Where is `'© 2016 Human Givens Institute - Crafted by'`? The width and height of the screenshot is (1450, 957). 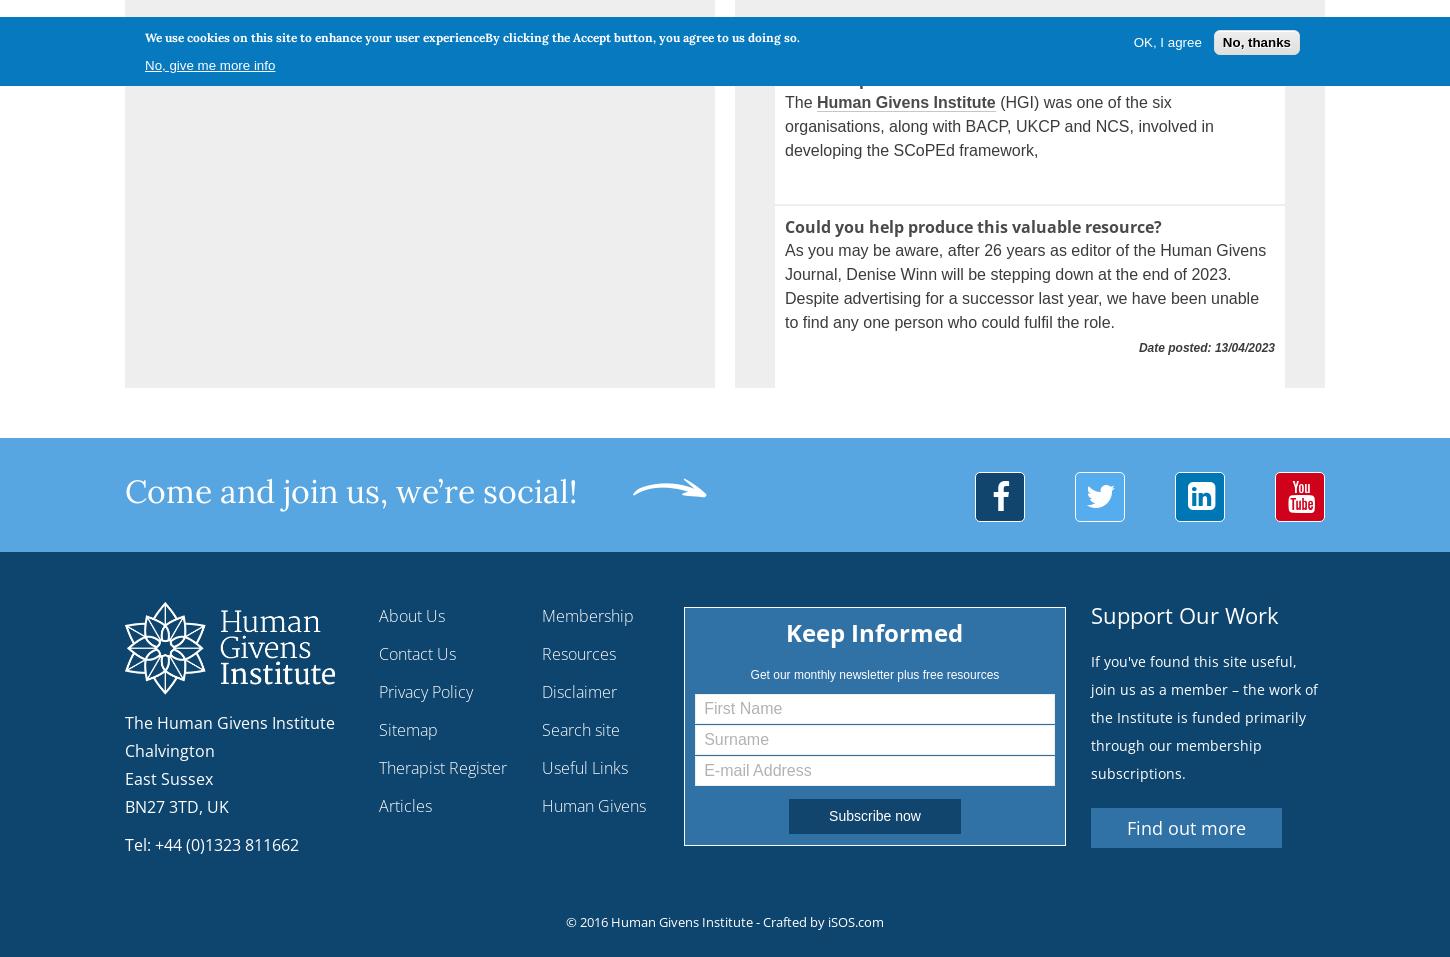
'© 2016 Human Givens Institute - Crafted by' is located at coordinates (696, 921).